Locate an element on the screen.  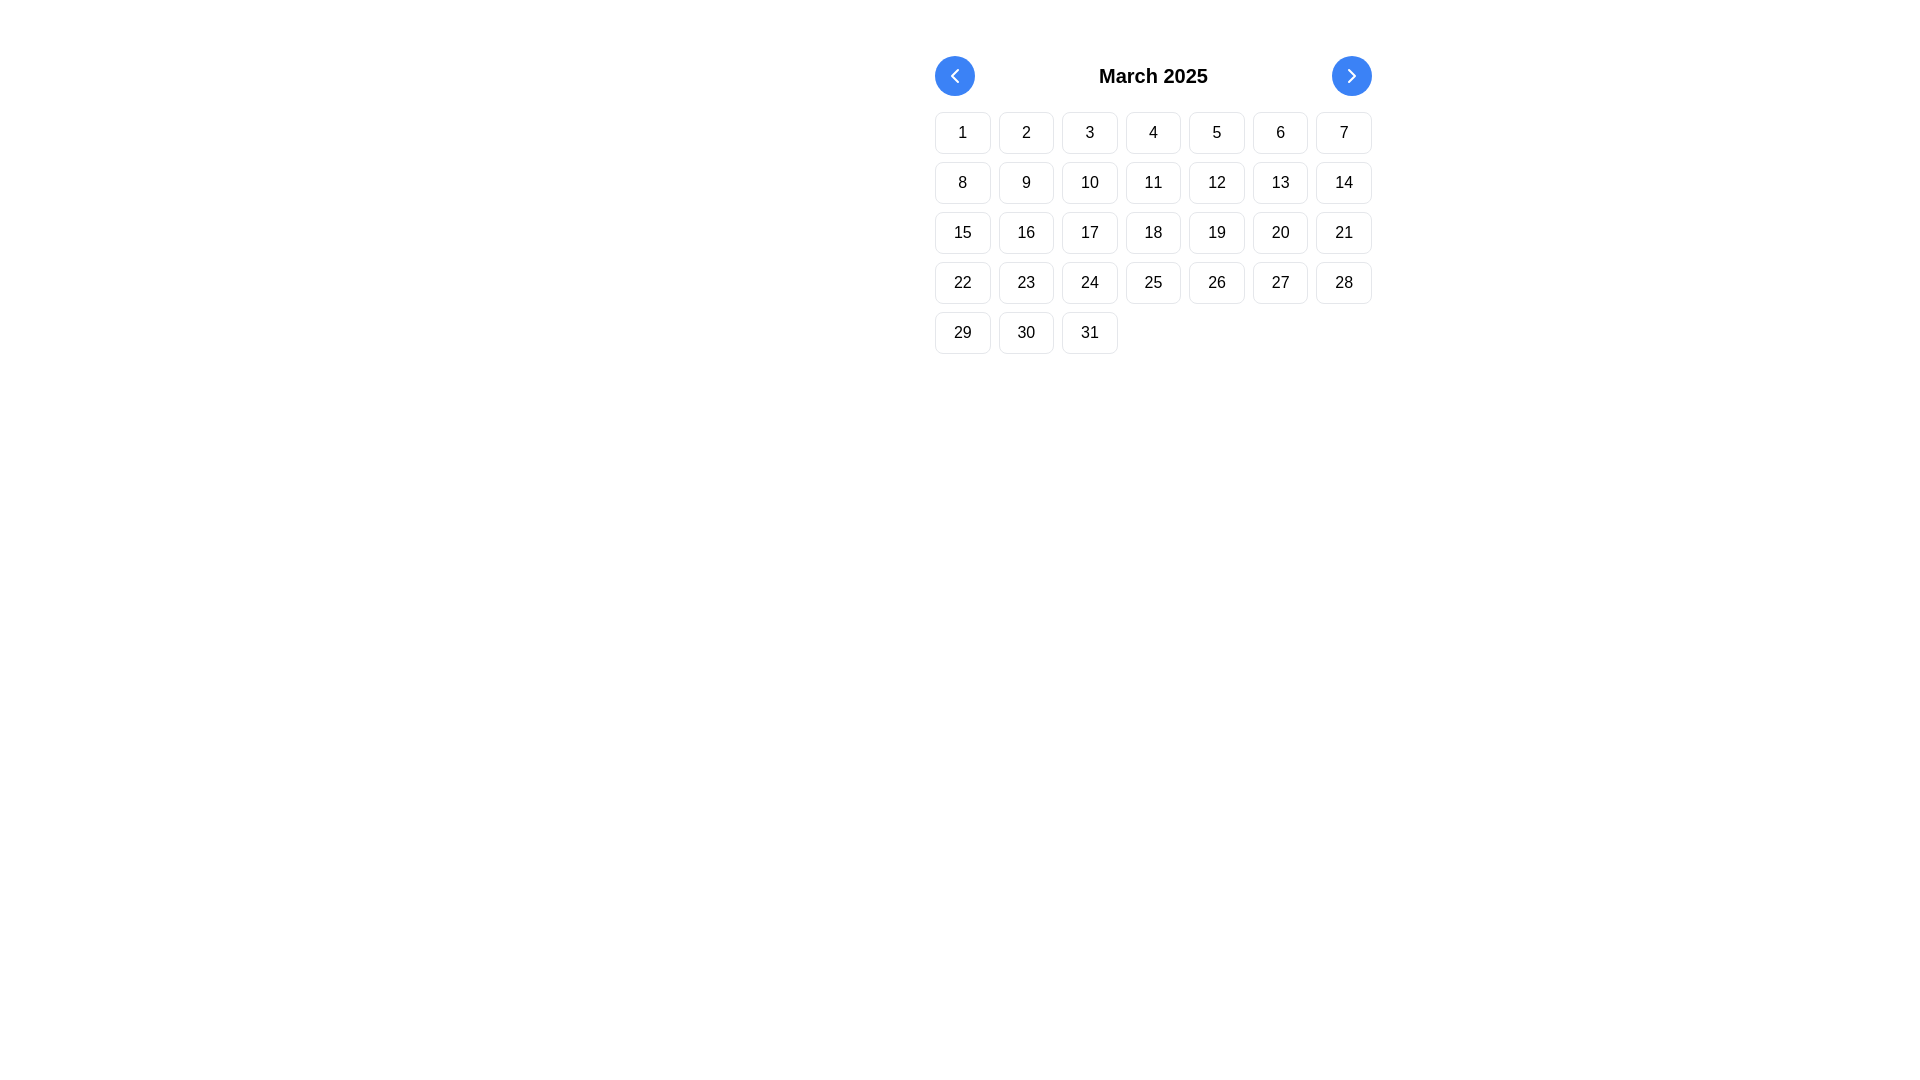
the button representing the date '23' in the calendar grid is located at coordinates (1026, 282).